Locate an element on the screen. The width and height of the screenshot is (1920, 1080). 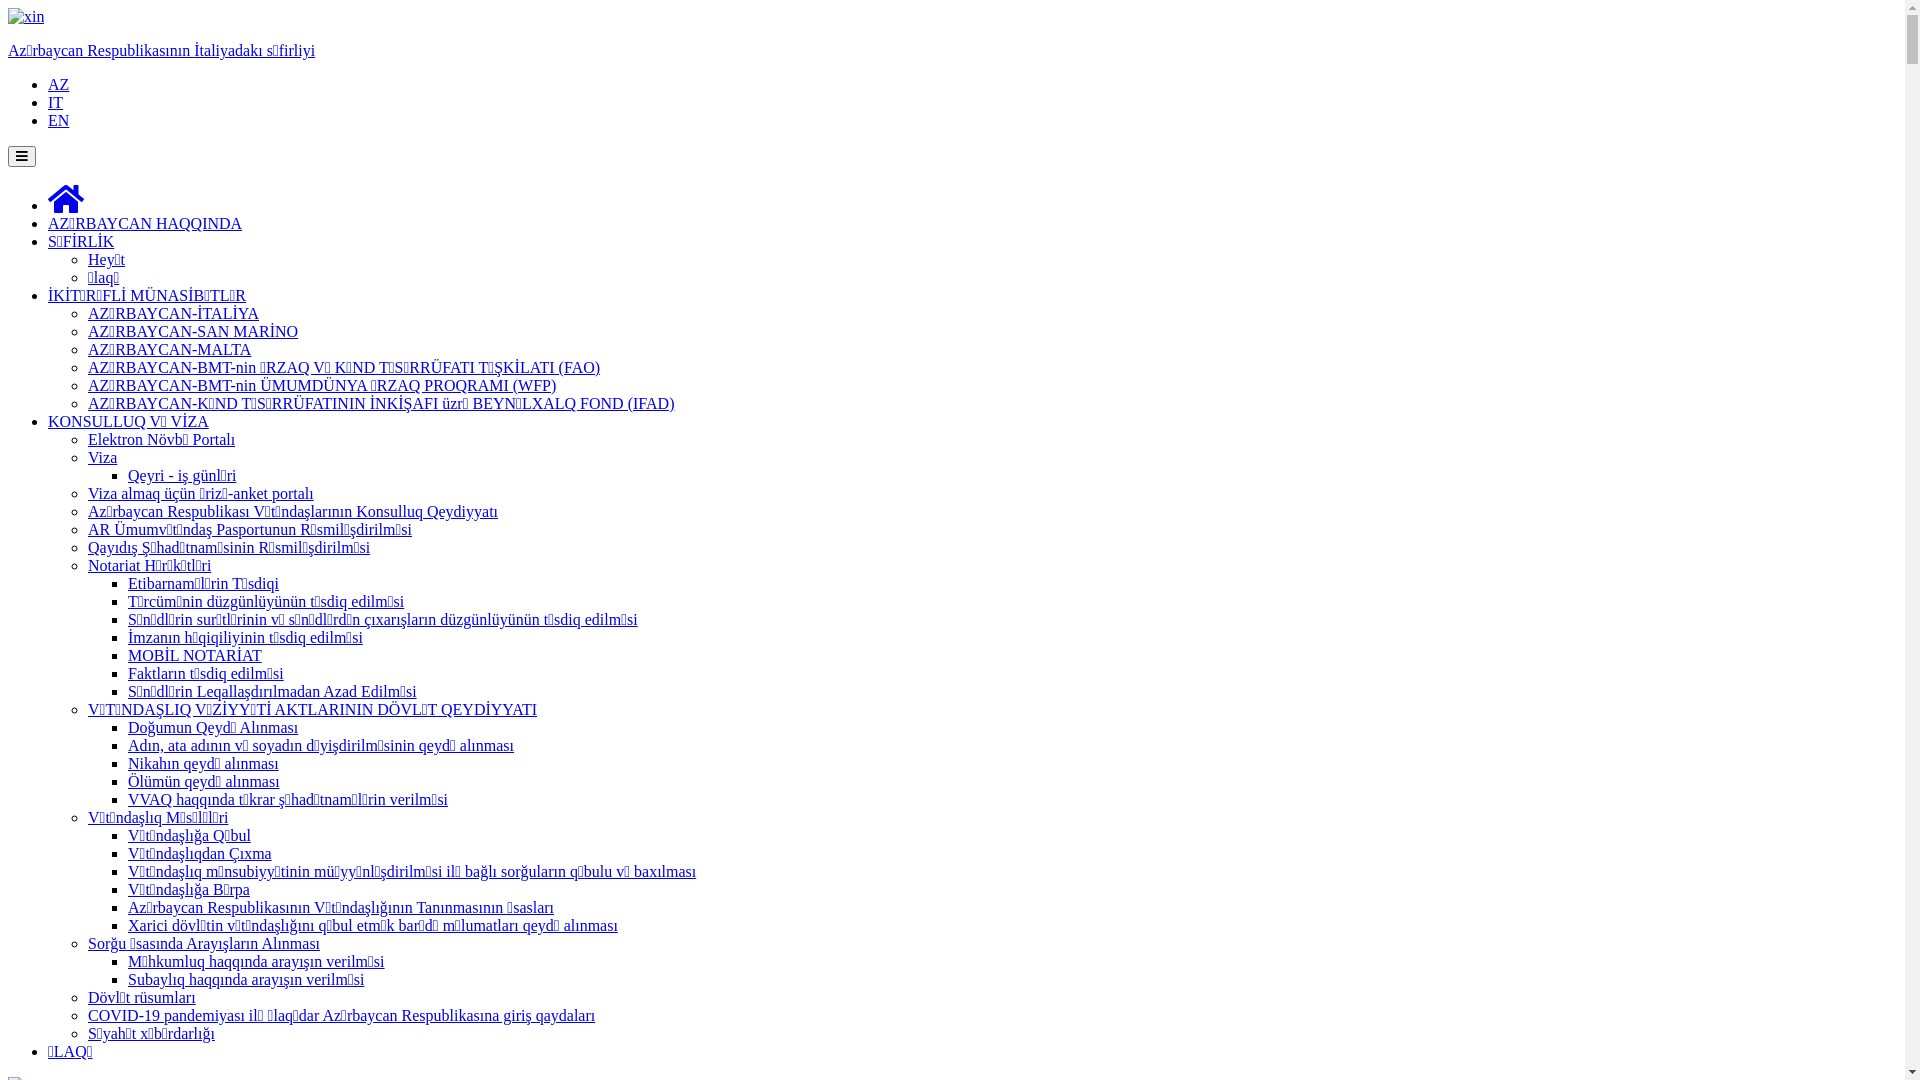
'Viza' is located at coordinates (101, 457).